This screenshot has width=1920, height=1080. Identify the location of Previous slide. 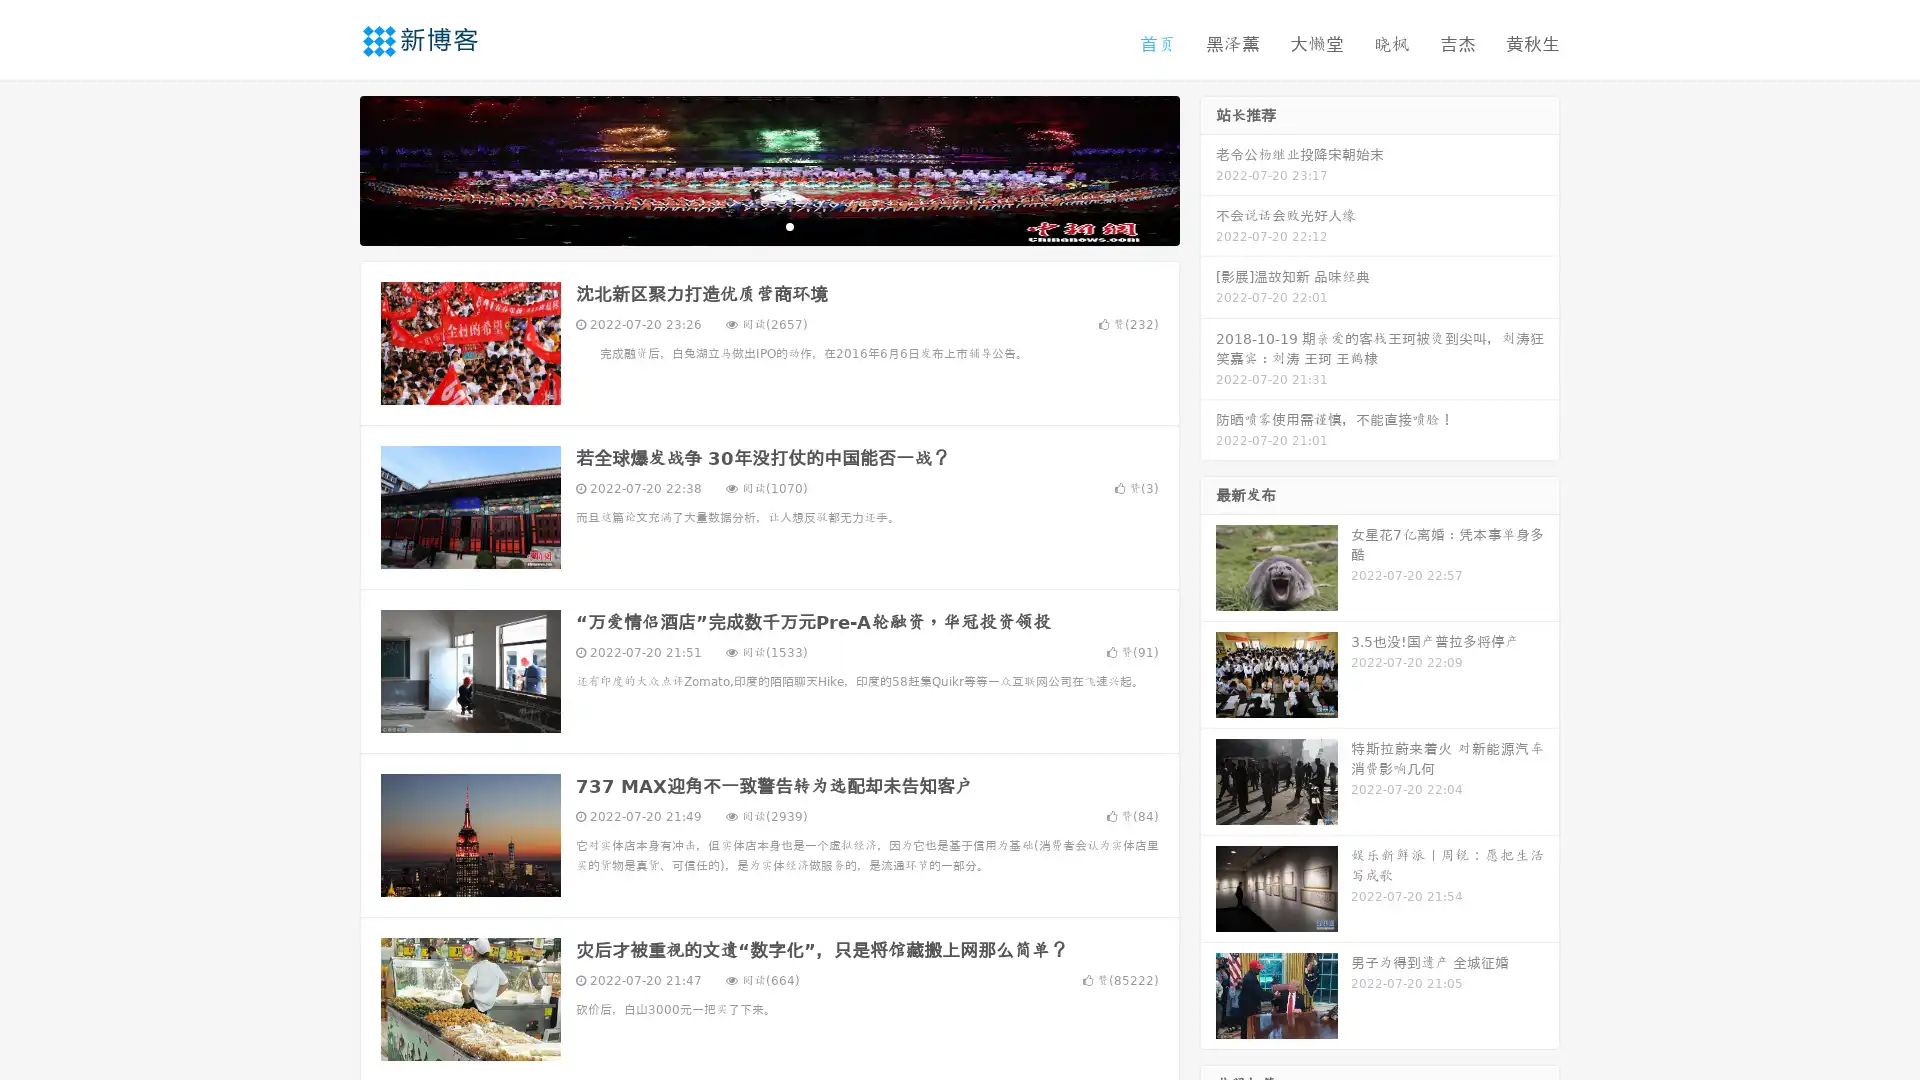
(330, 168).